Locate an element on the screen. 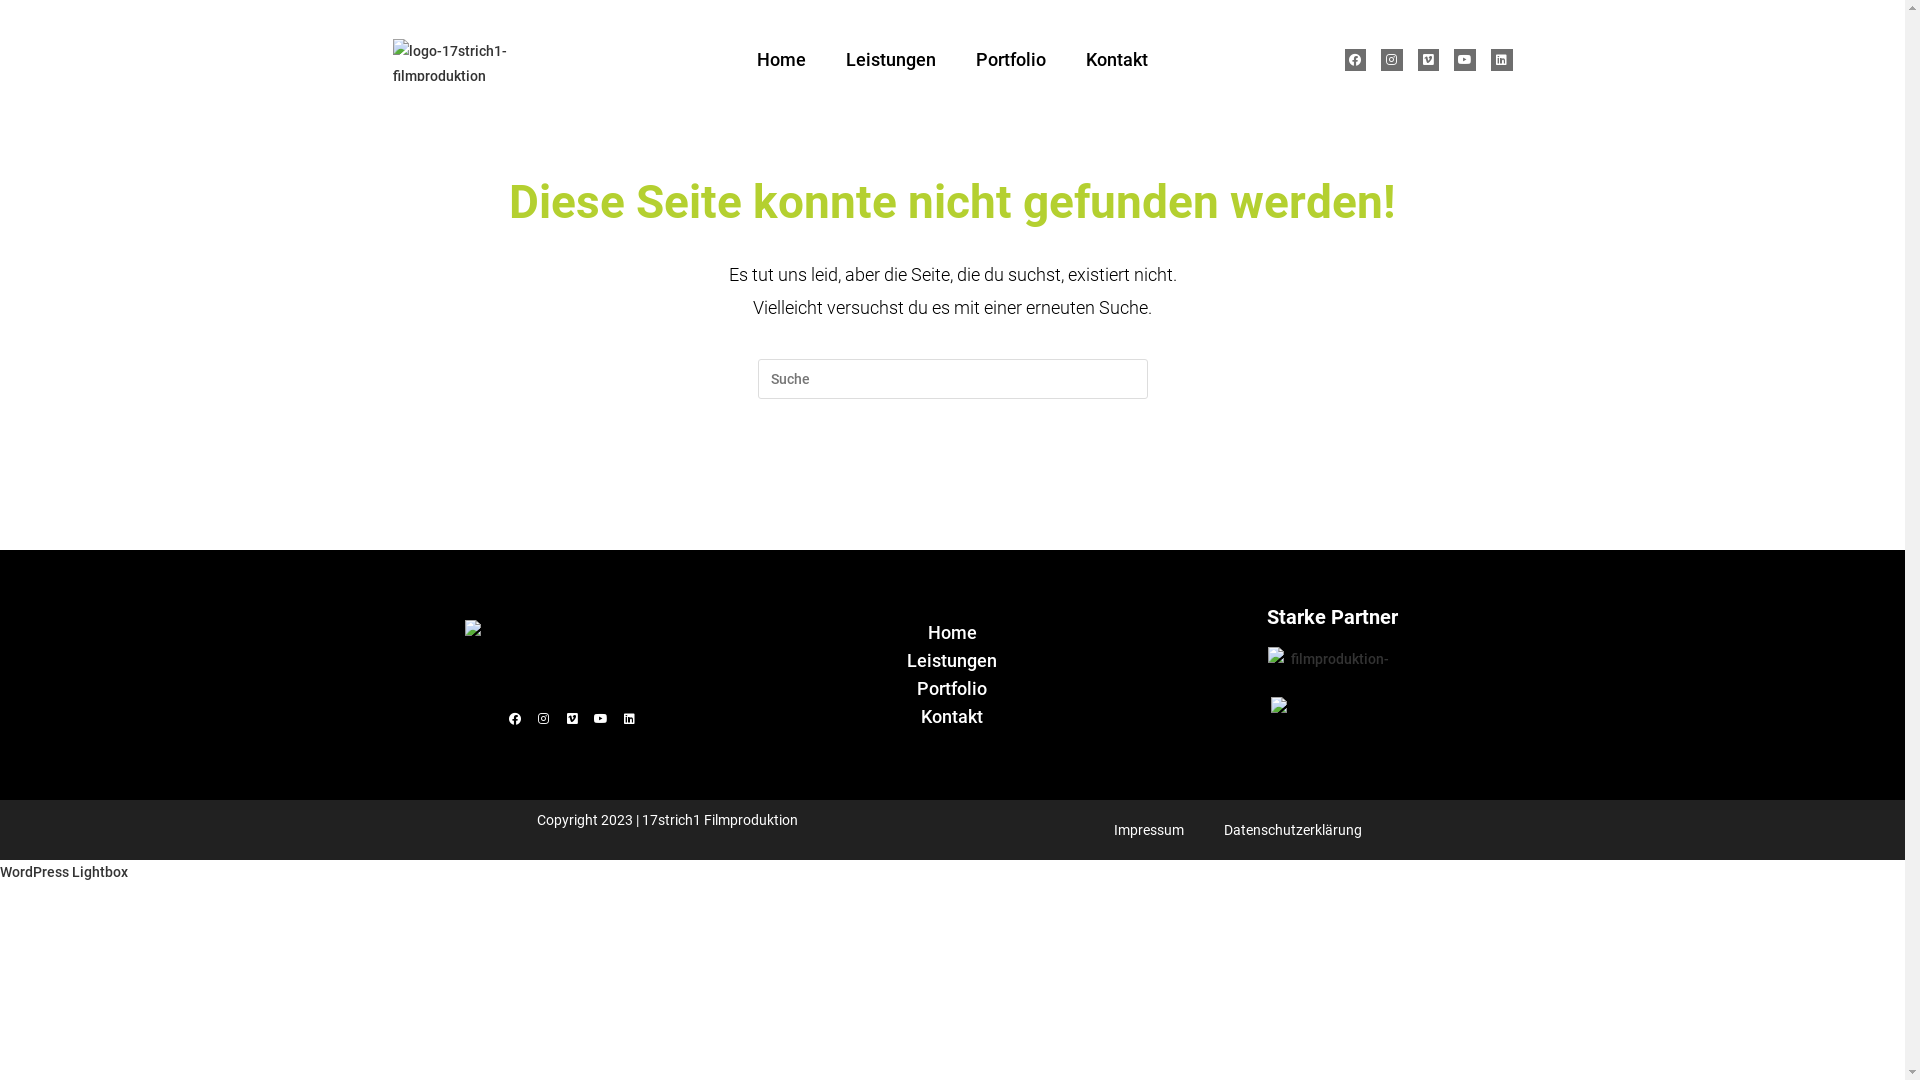 This screenshot has height=1080, width=1920. 'Home' is located at coordinates (950, 632).